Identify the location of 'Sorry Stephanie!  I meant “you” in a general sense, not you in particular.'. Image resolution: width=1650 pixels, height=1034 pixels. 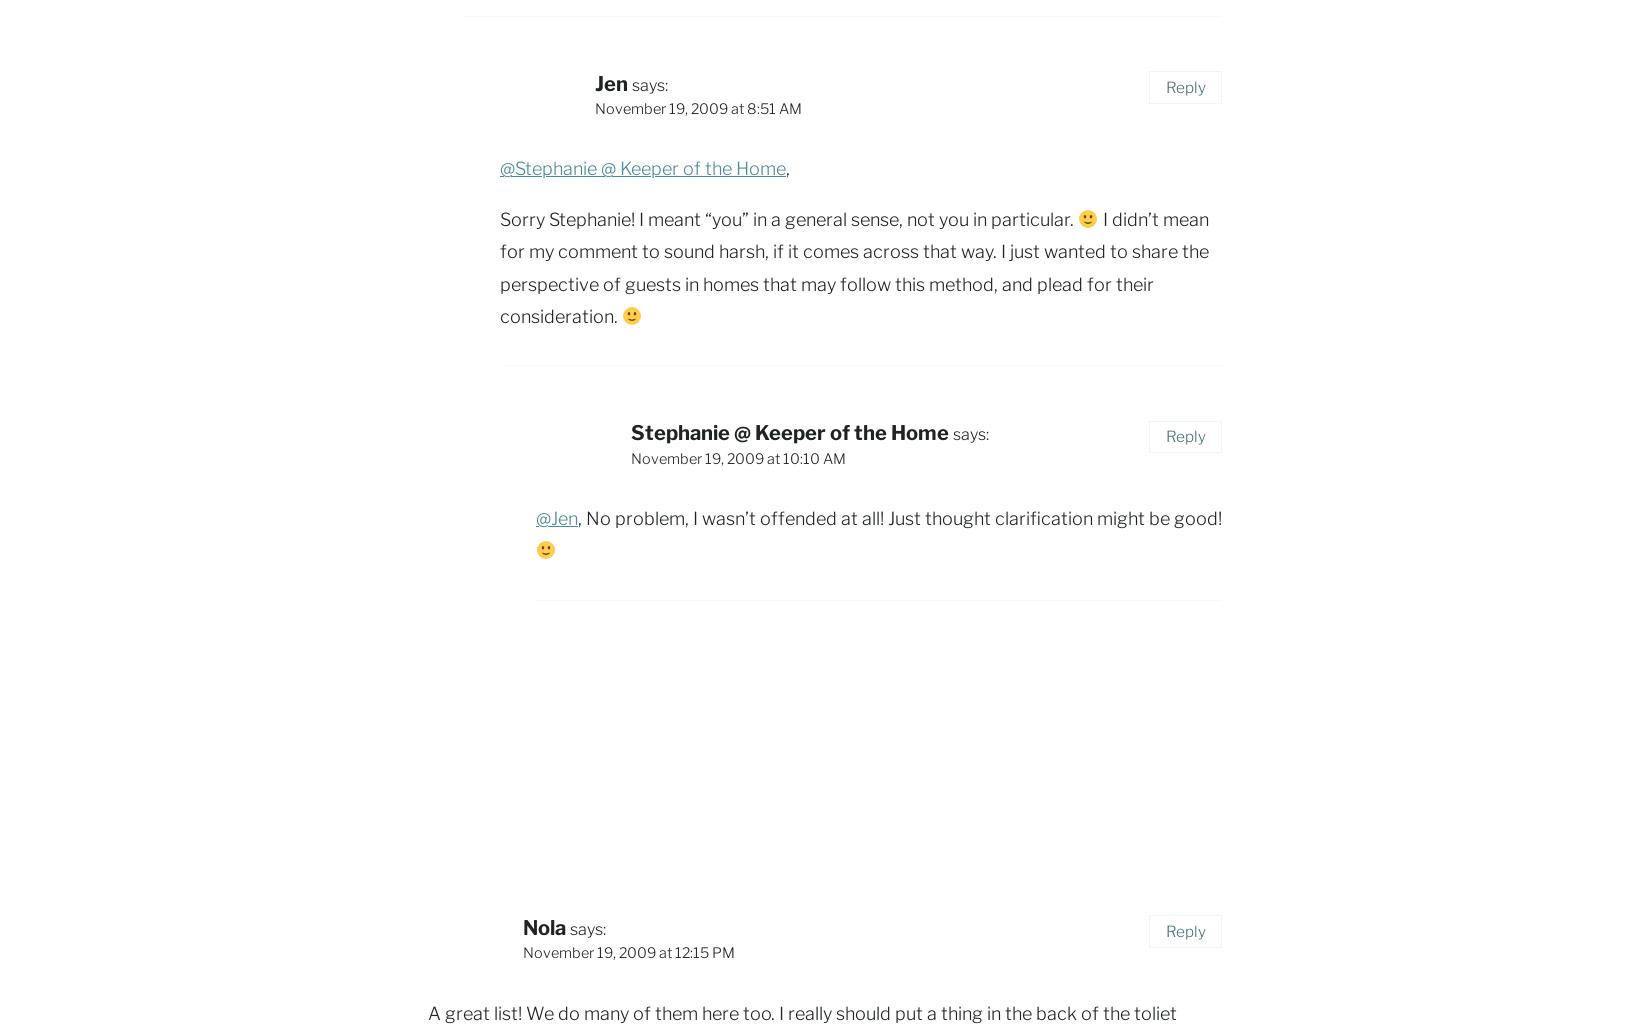
(788, 218).